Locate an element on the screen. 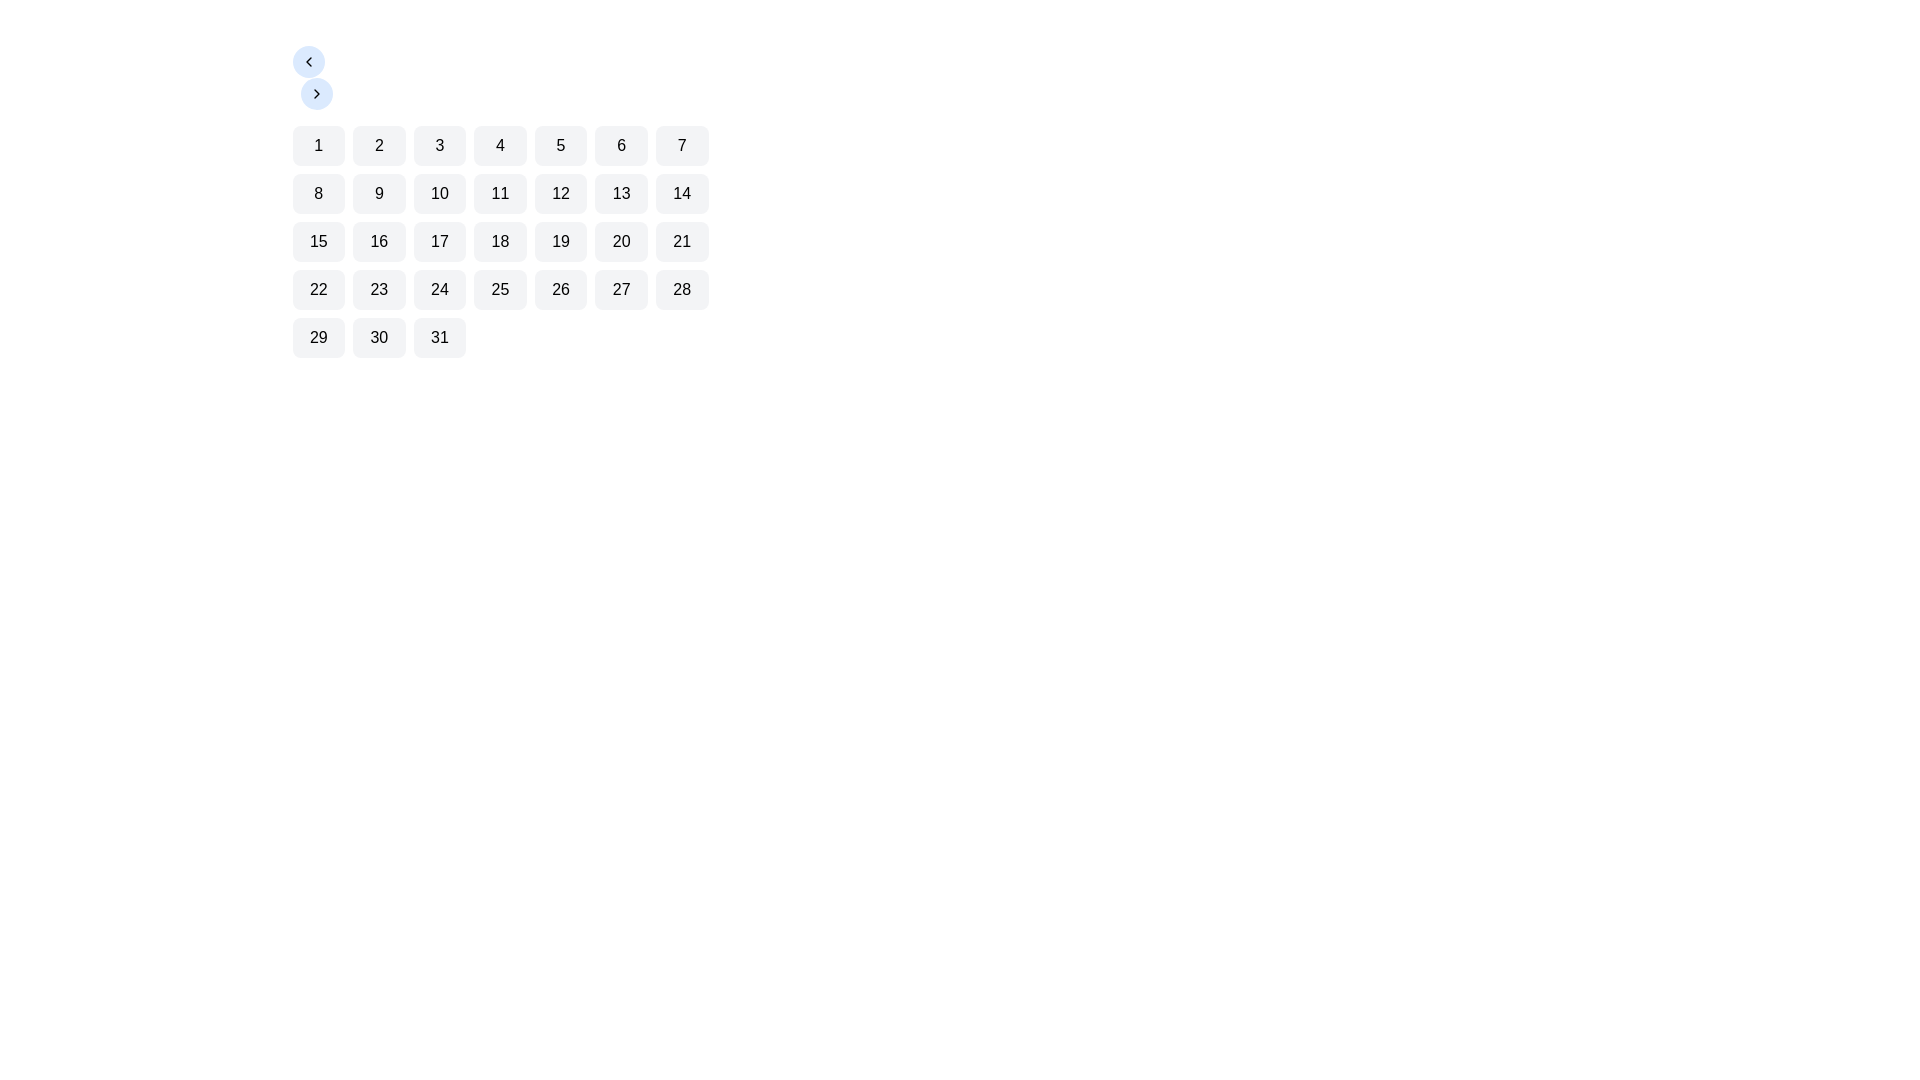  the button displaying the number '6' in a multi-row grid layout is located at coordinates (620, 145).